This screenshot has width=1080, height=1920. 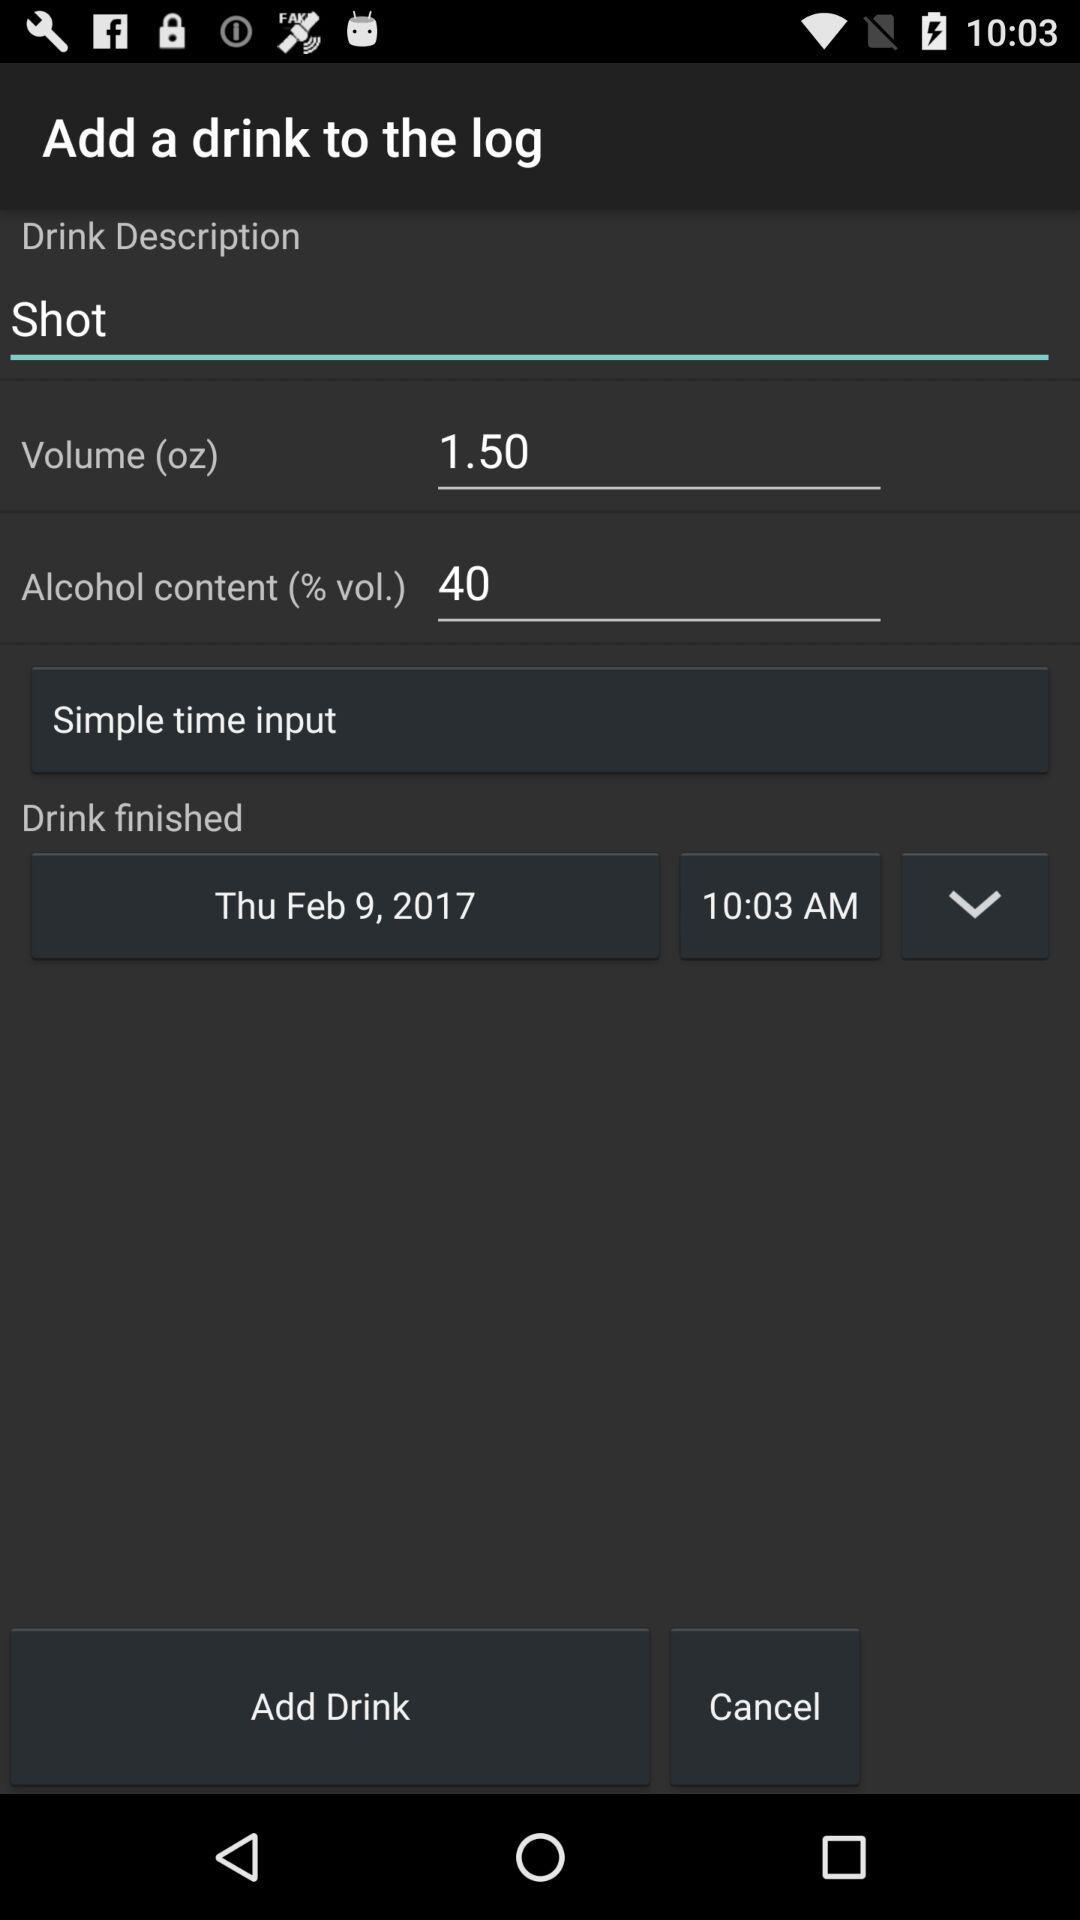 What do you see at coordinates (974, 903) in the screenshot?
I see `drop down button` at bounding box center [974, 903].